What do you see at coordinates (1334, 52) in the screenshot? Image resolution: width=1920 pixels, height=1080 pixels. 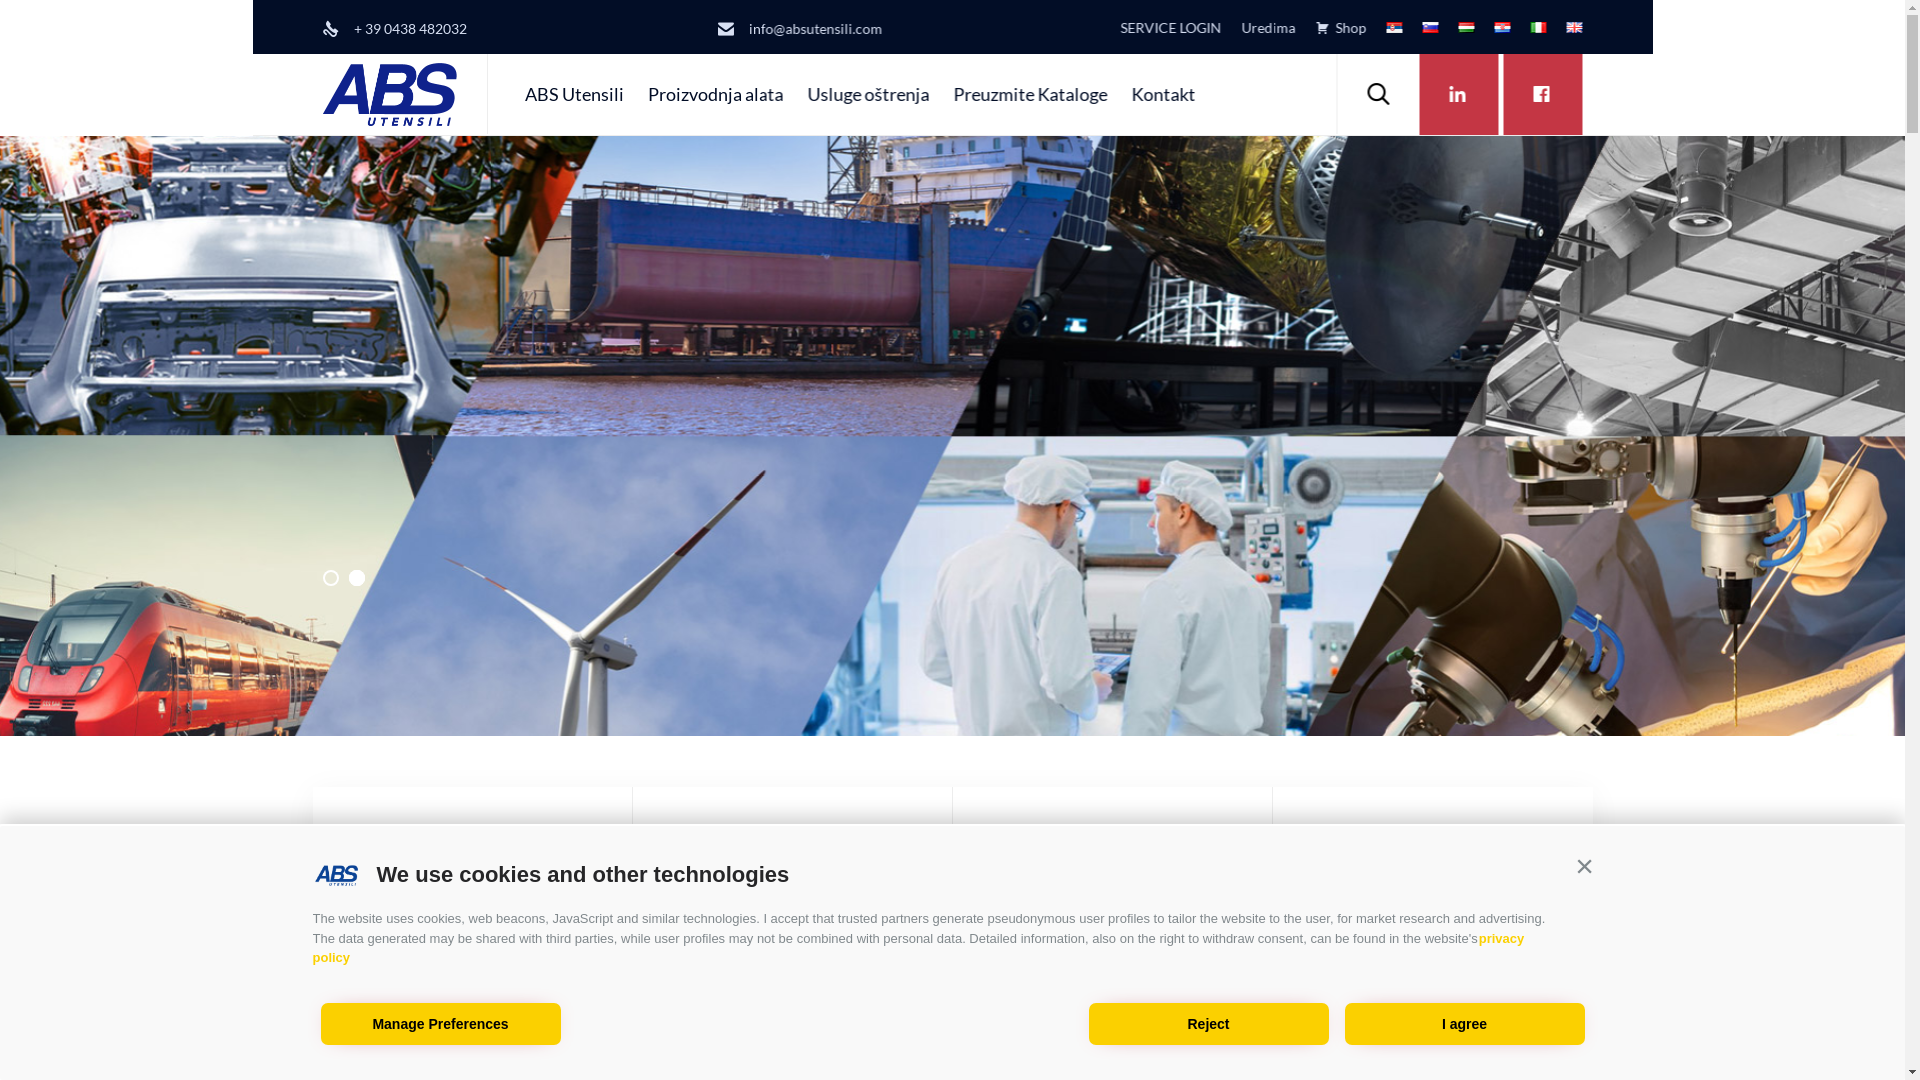 I see `'Skip to content'` at bounding box center [1334, 52].